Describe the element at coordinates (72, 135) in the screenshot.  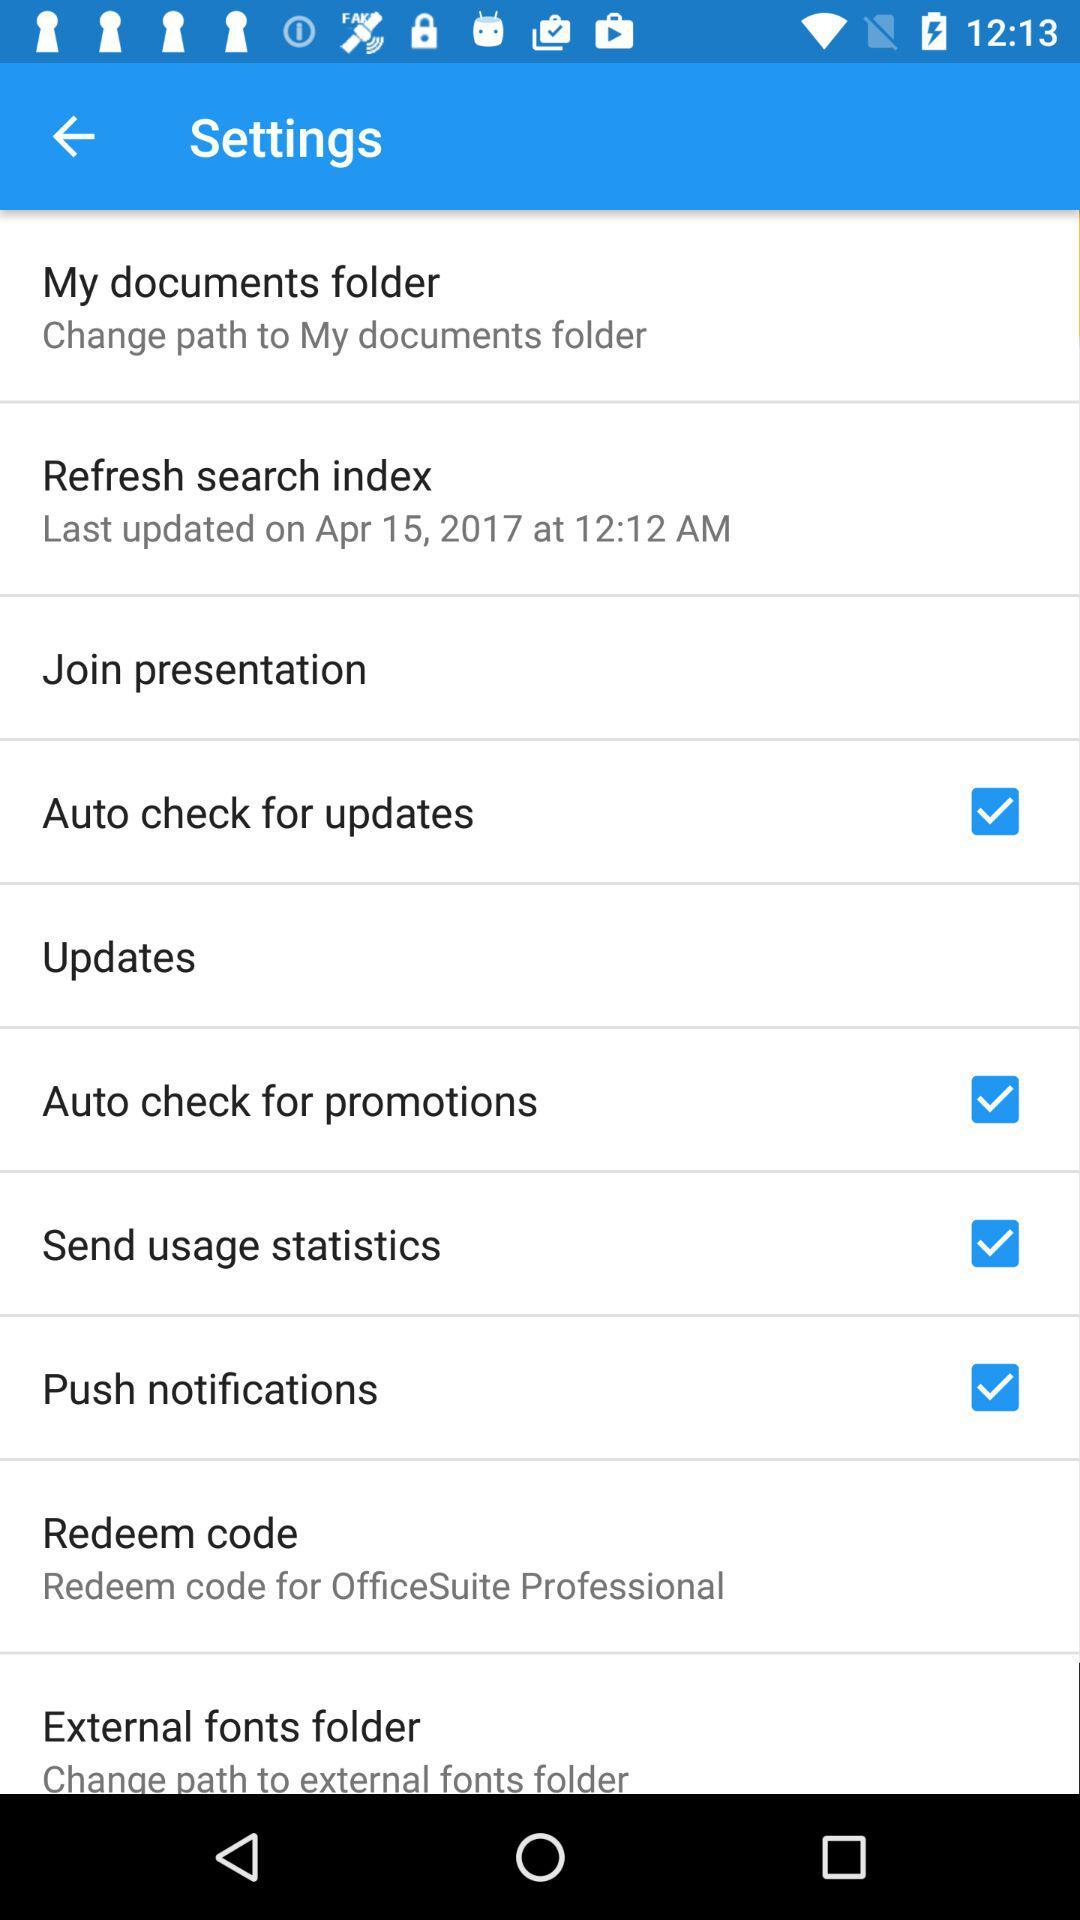
I see `previous page` at that location.